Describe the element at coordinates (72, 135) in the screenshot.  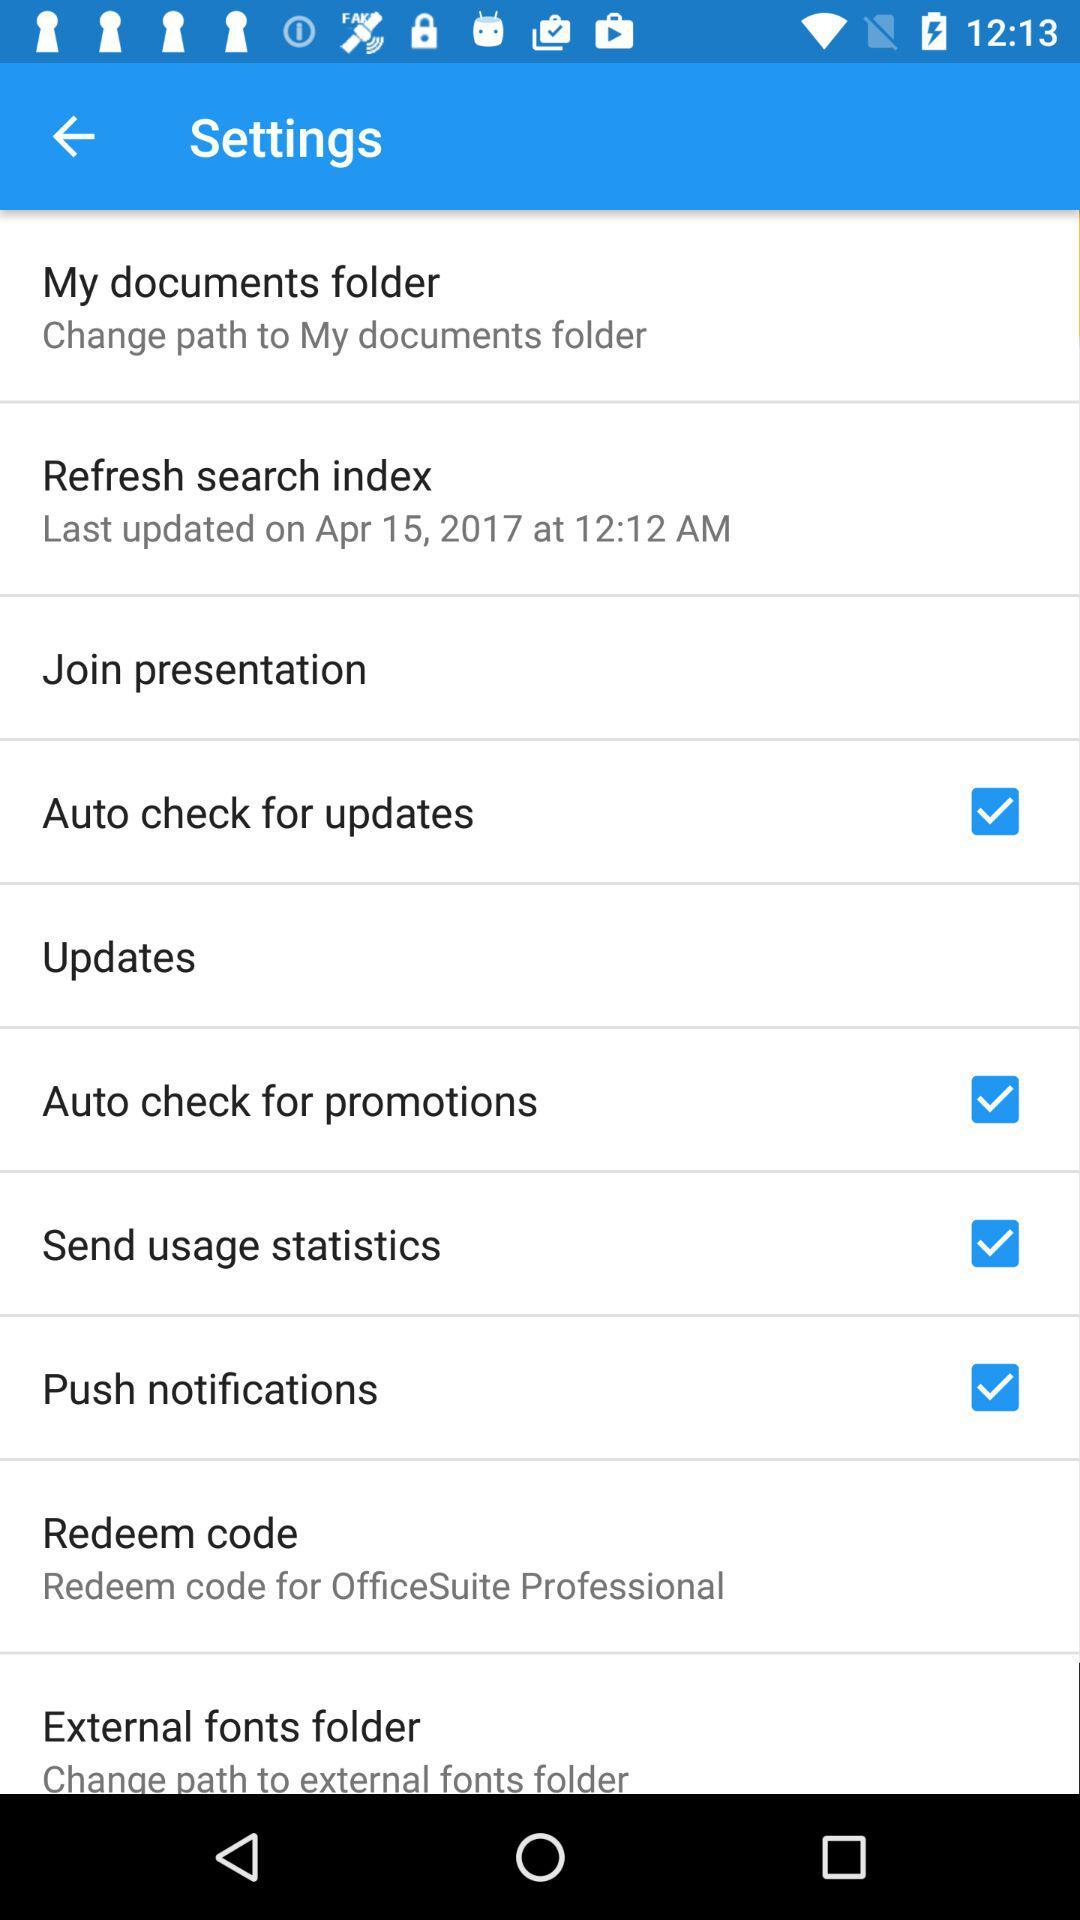
I see `previous page` at that location.